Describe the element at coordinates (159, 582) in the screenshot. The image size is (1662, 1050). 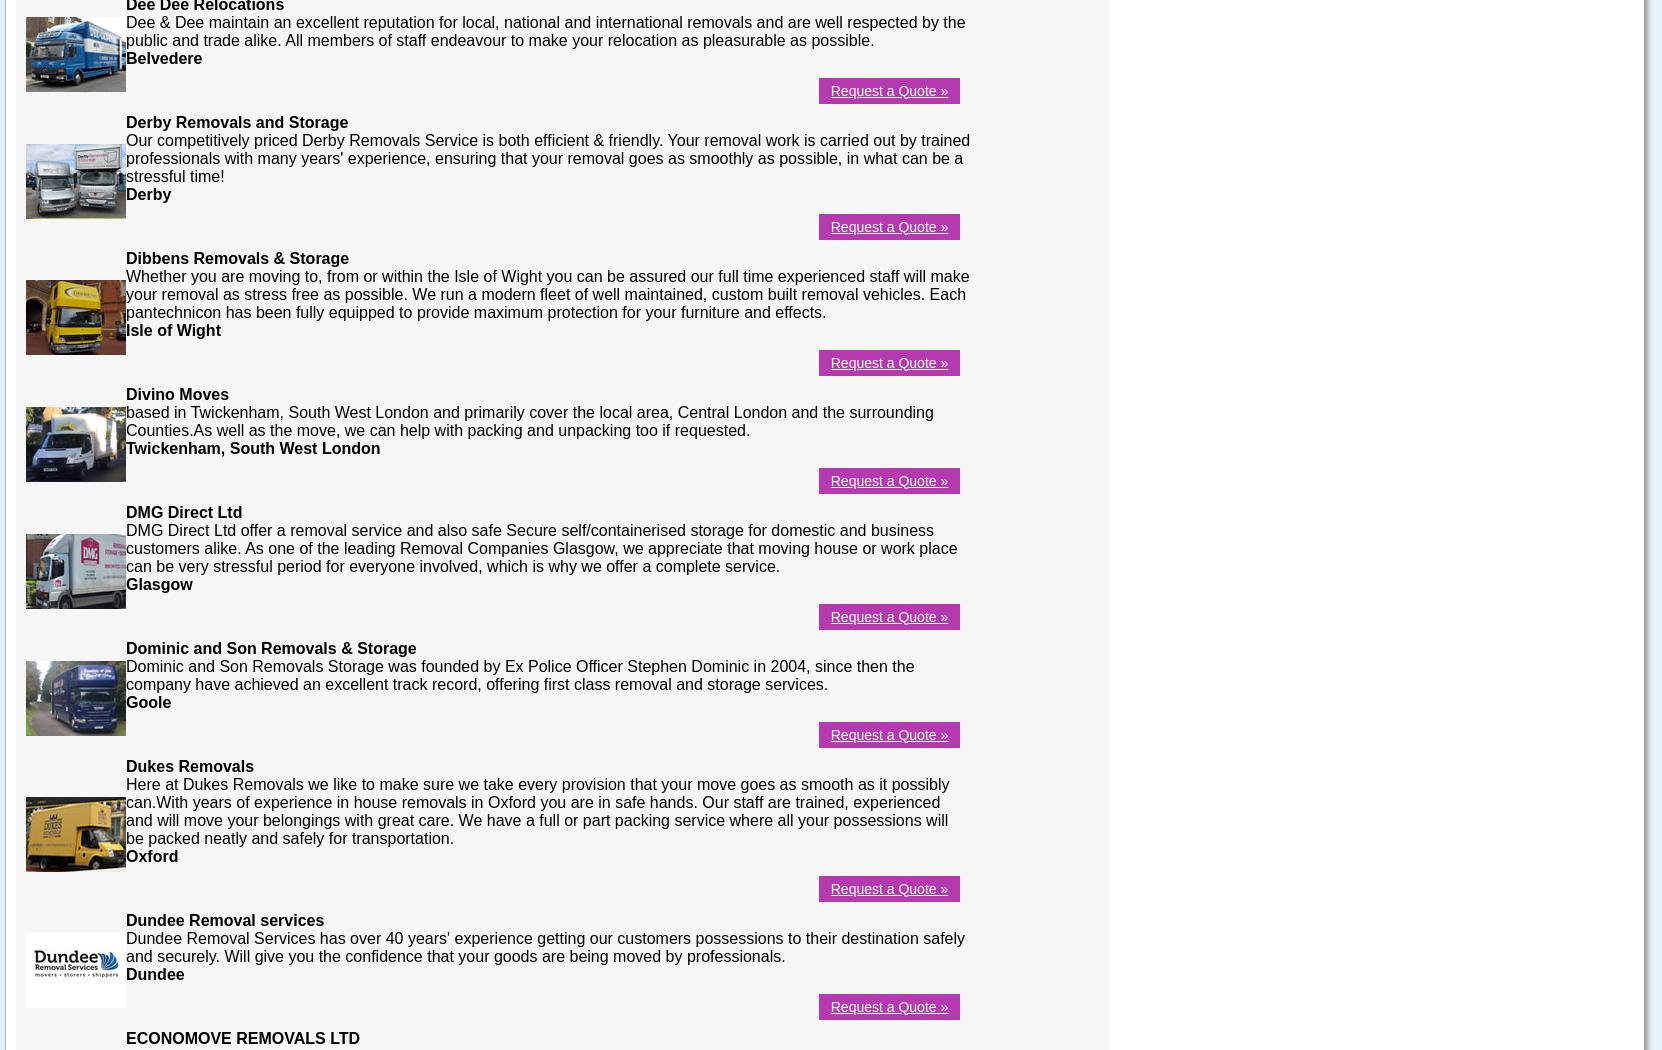
I see `'Glasgow'` at that location.